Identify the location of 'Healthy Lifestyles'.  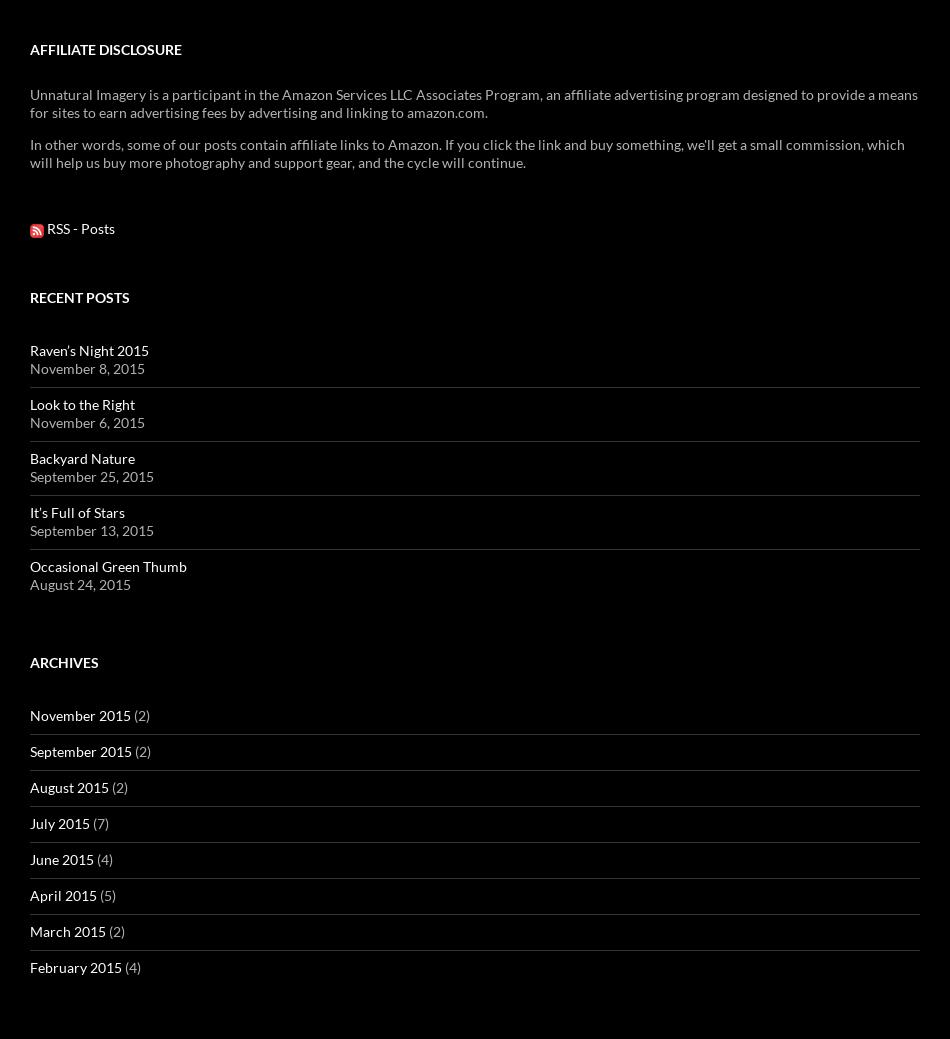
(237, 382).